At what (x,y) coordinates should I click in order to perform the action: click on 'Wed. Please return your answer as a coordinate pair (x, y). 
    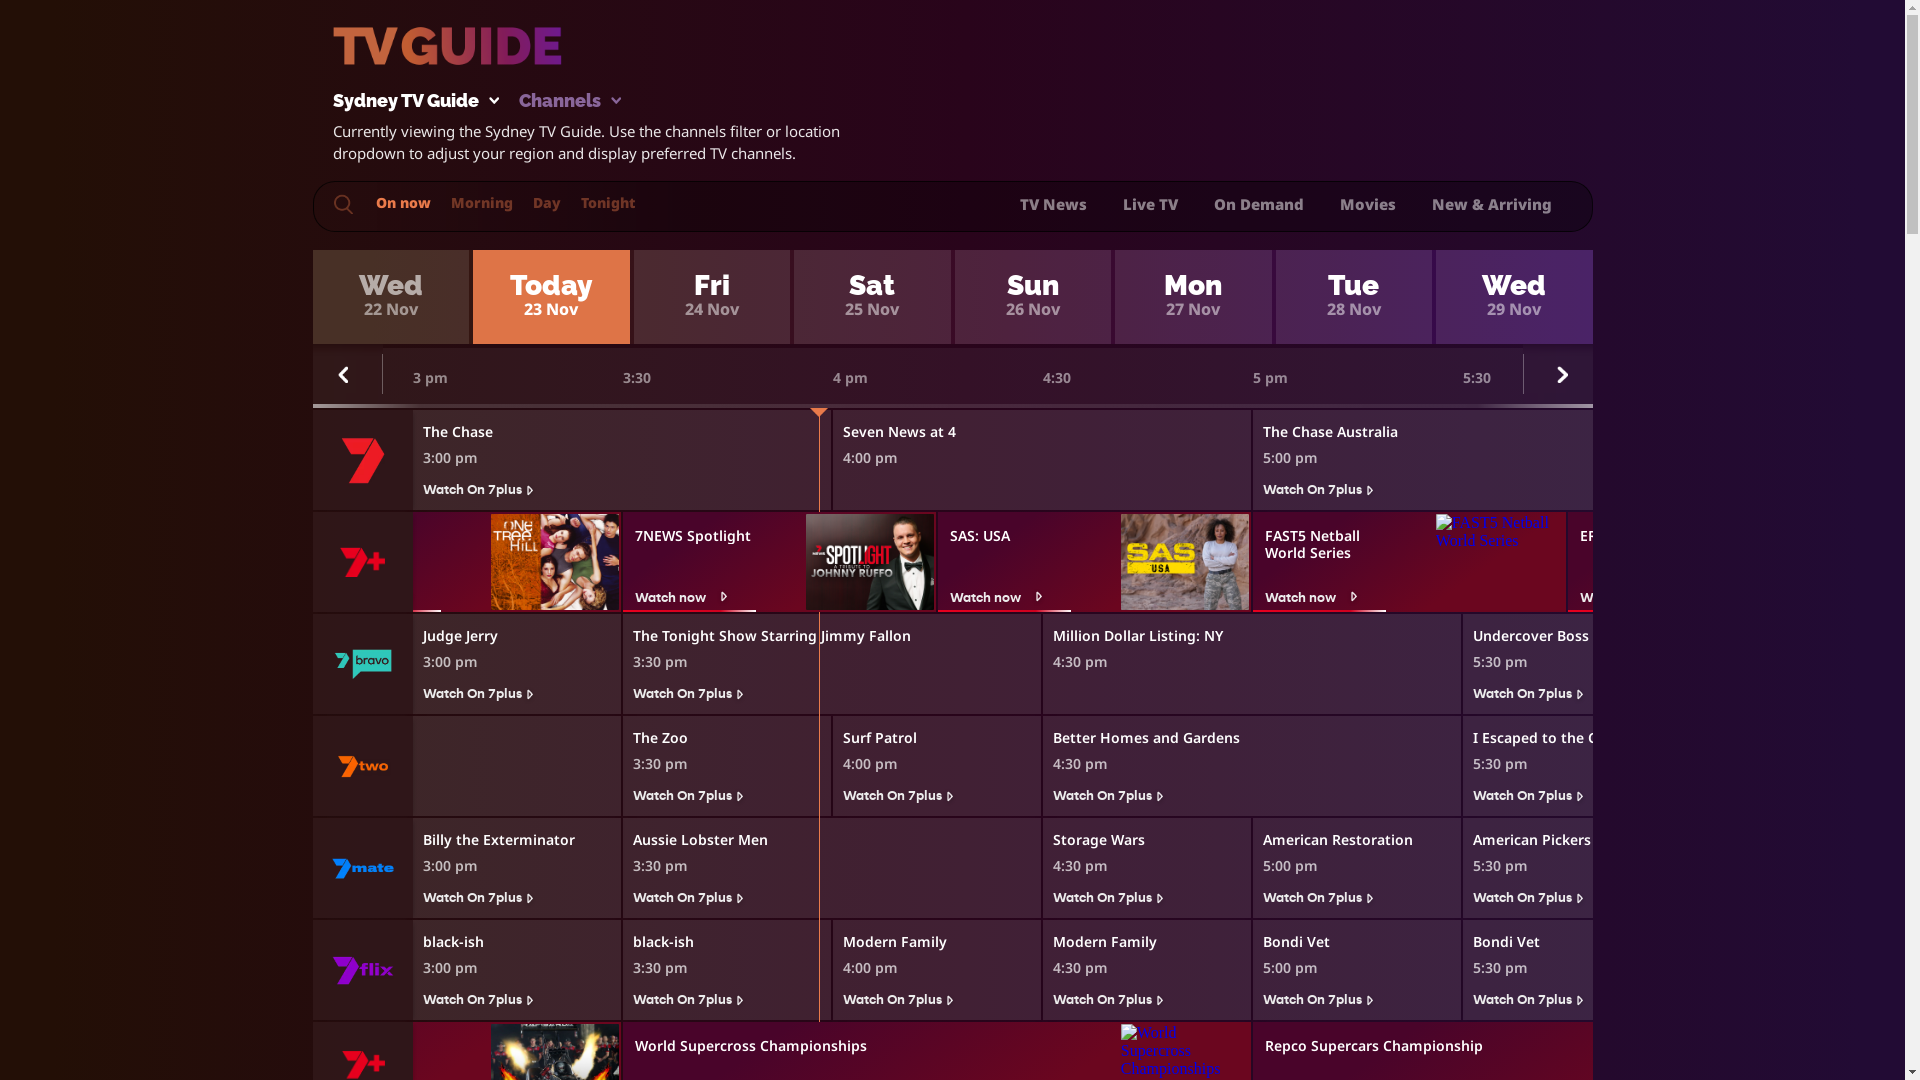
    Looking at the image, I should click on (1514, 297).